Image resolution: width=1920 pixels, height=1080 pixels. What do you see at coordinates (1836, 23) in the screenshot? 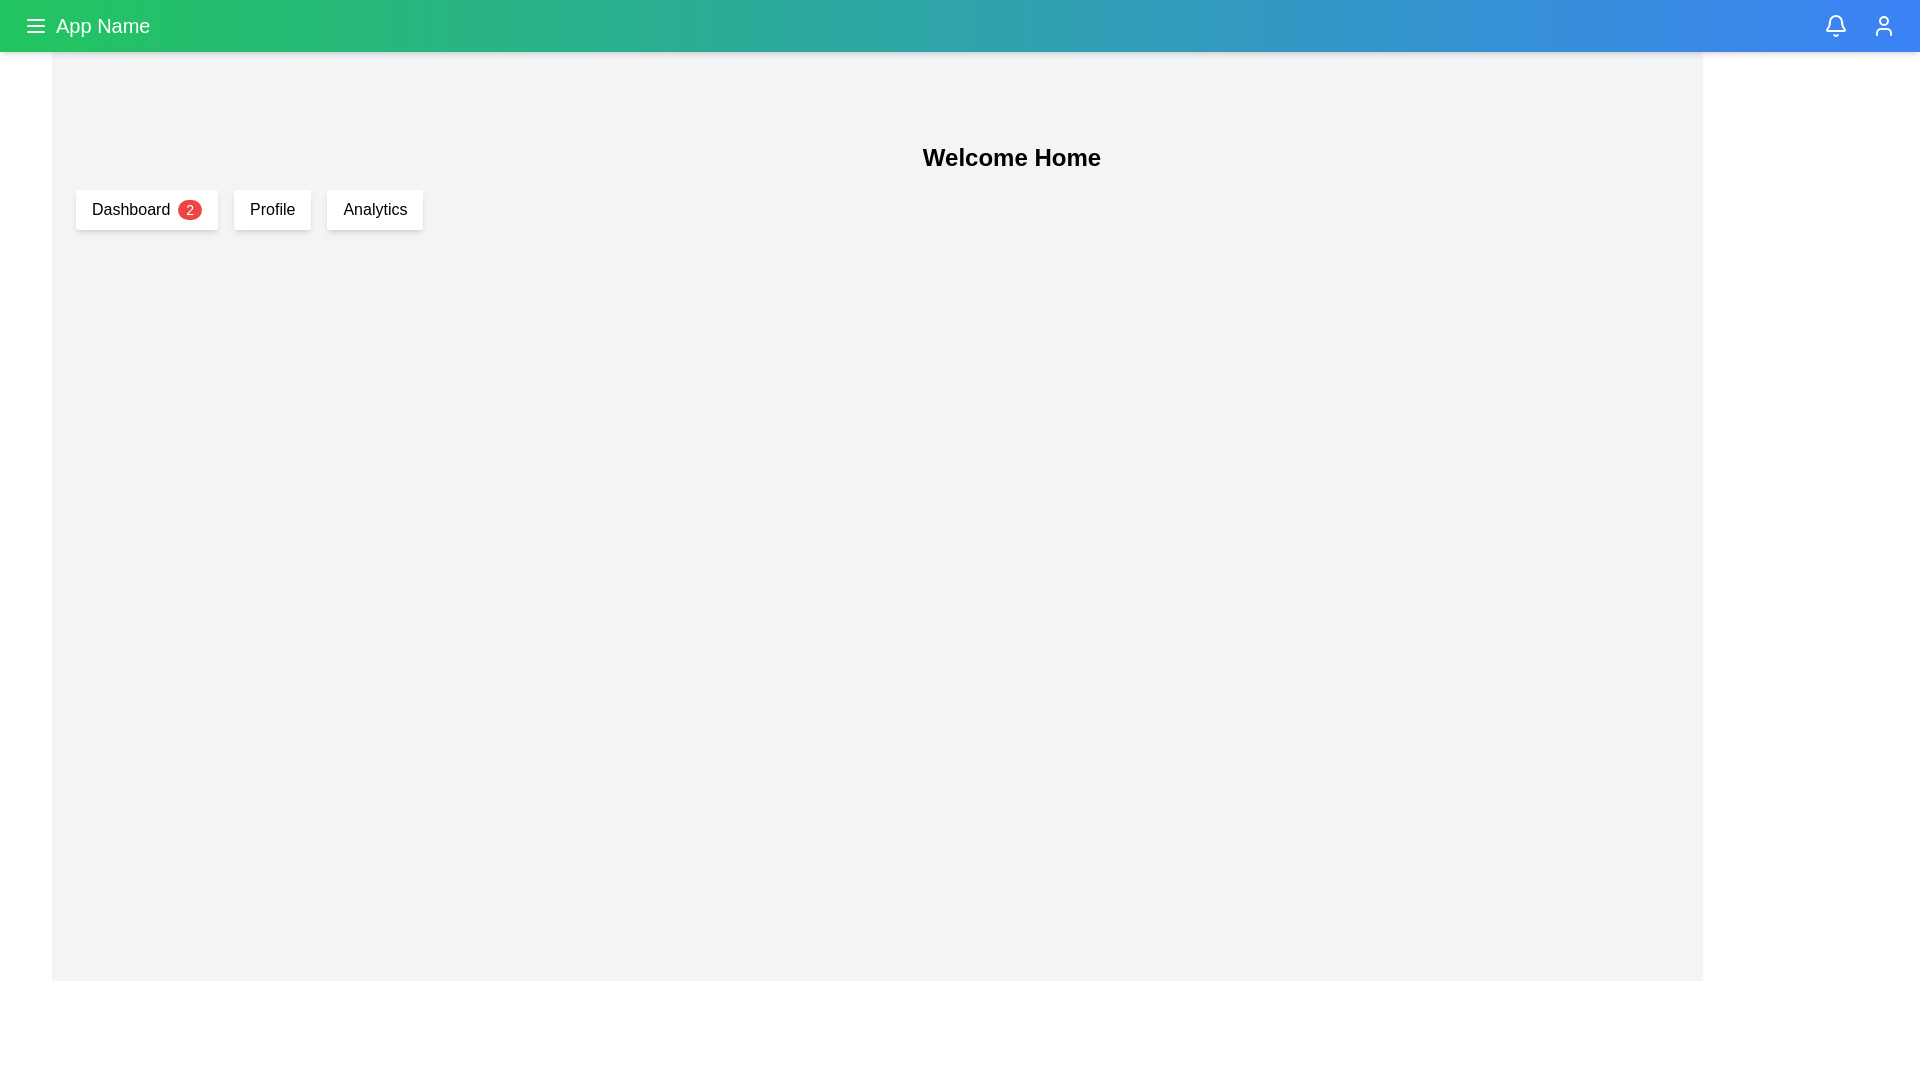
I see `the decorative vector graphic component that serves as part of the notification icon, located just below the top navigation bar and adjacent to the profile icon` at bounding box center [1836, 23].